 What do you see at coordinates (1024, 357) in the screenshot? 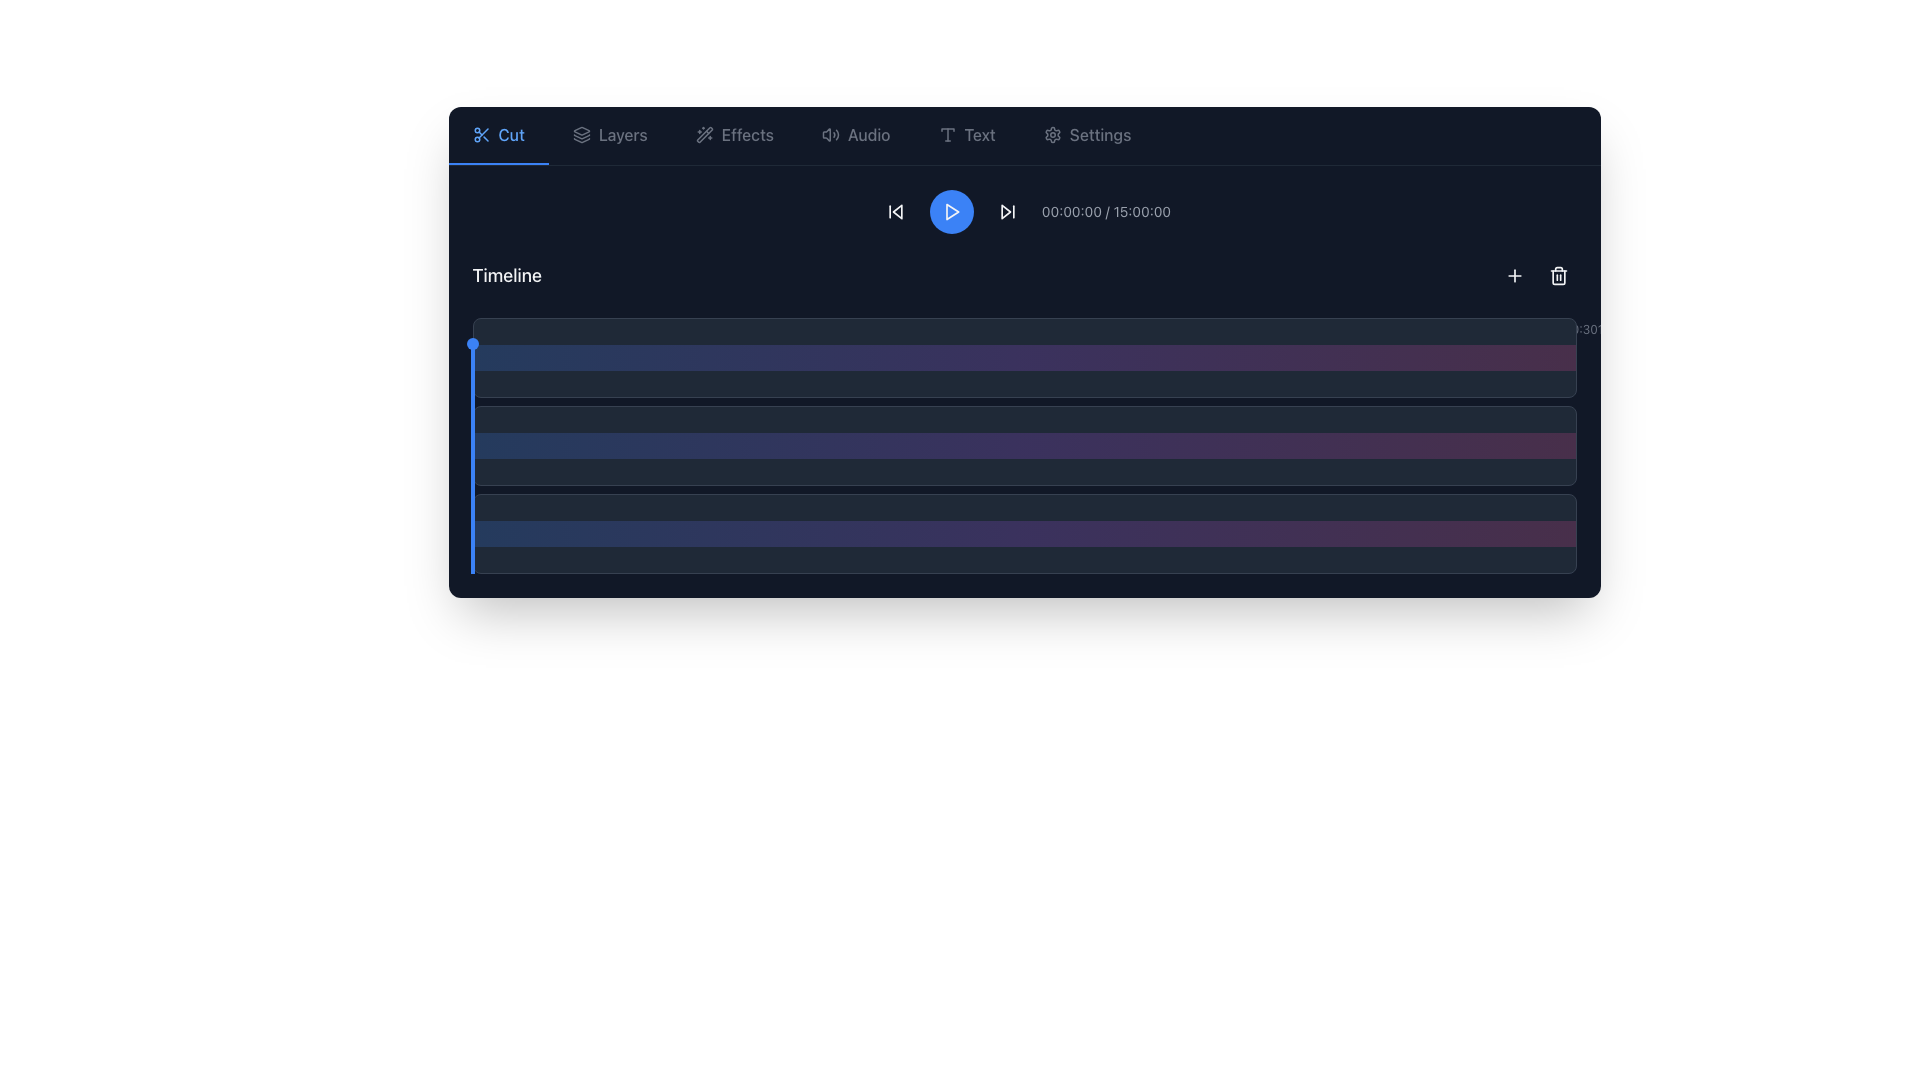
I see `the first gradient bar, which is visually styled with a blue to pink gradient and is positioned at the top of three stacked bars` at bounding box center [1024, 357].